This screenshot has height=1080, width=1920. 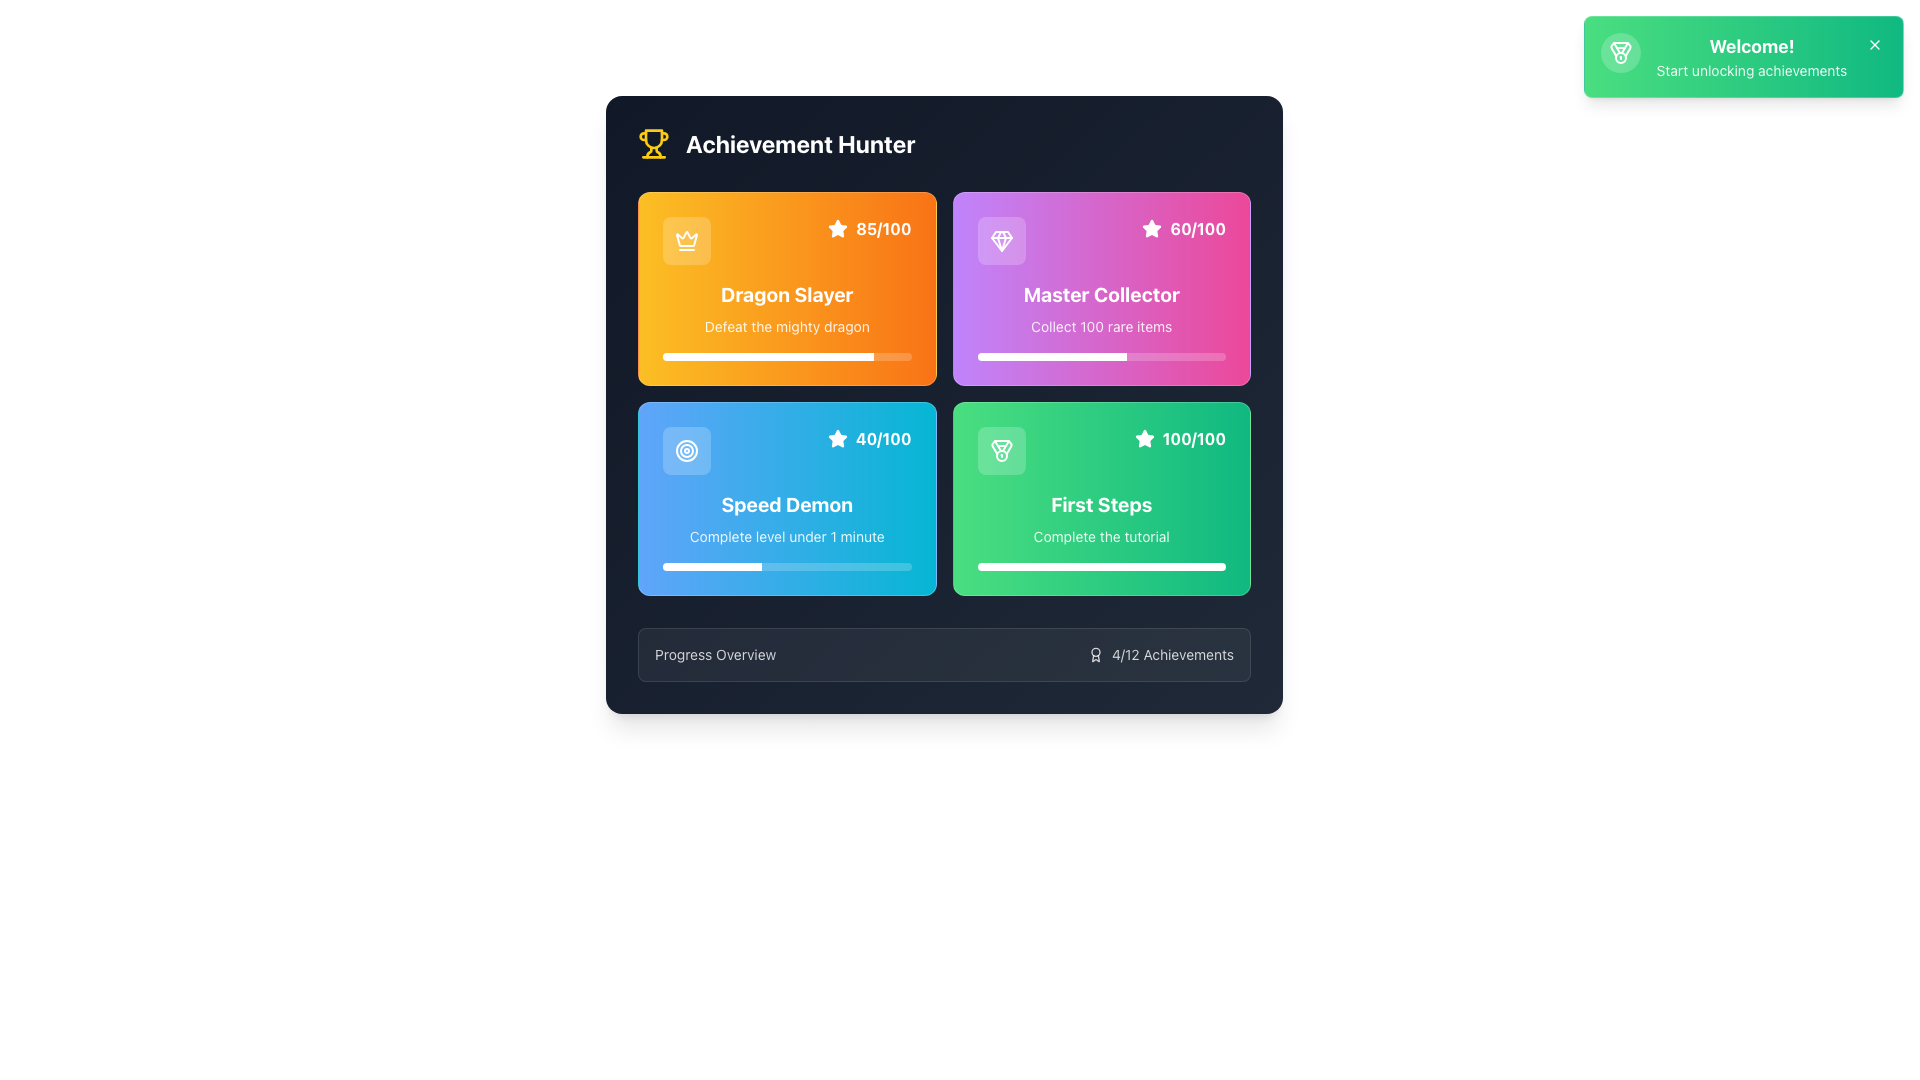 I want to click on the close icon button located in the top-right corner of the green notification card labeled 'Welcome! Start unlocking achievements', so click(x=1874, y=45).